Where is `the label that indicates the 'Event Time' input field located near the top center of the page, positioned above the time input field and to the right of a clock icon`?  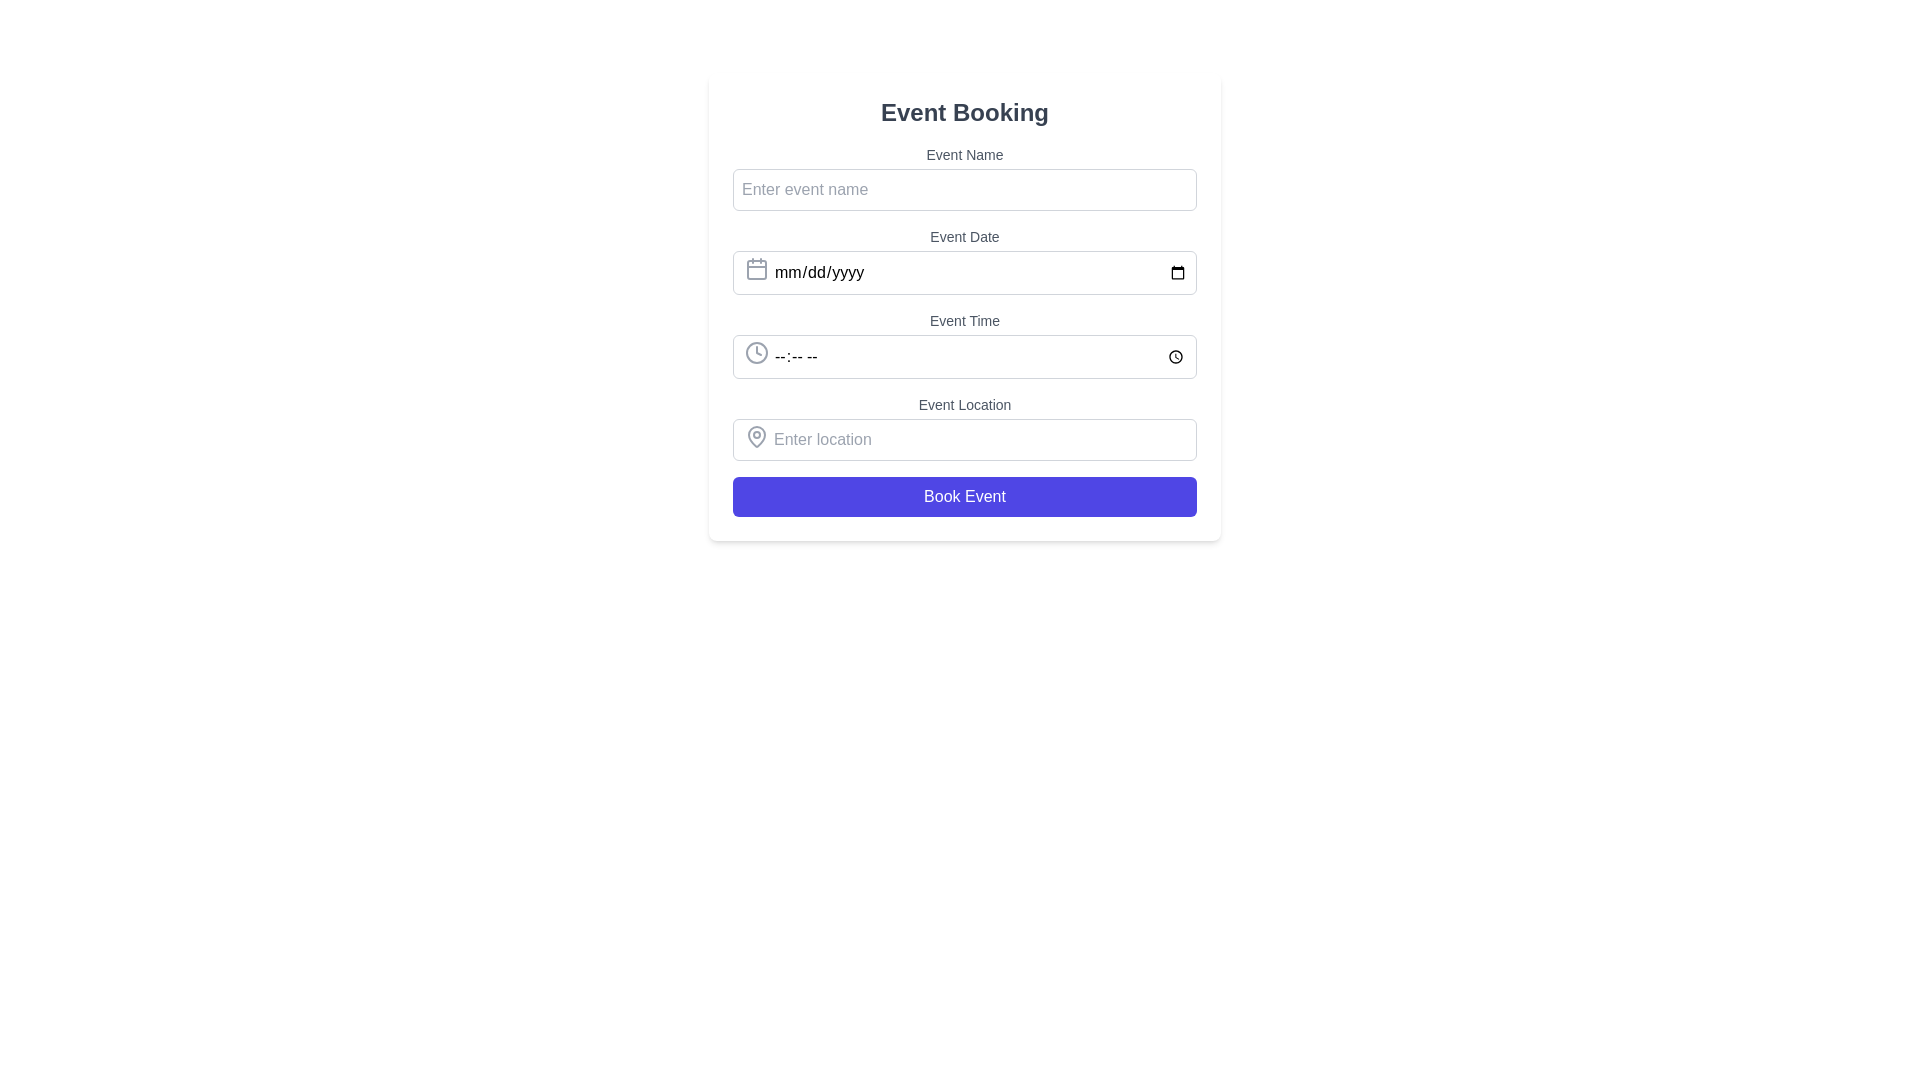 the label that indicates the 'Event Time' input field located near the top center of the page, positioned above the time input field and to the right of a clock icon is located at coordinates (964, 319).